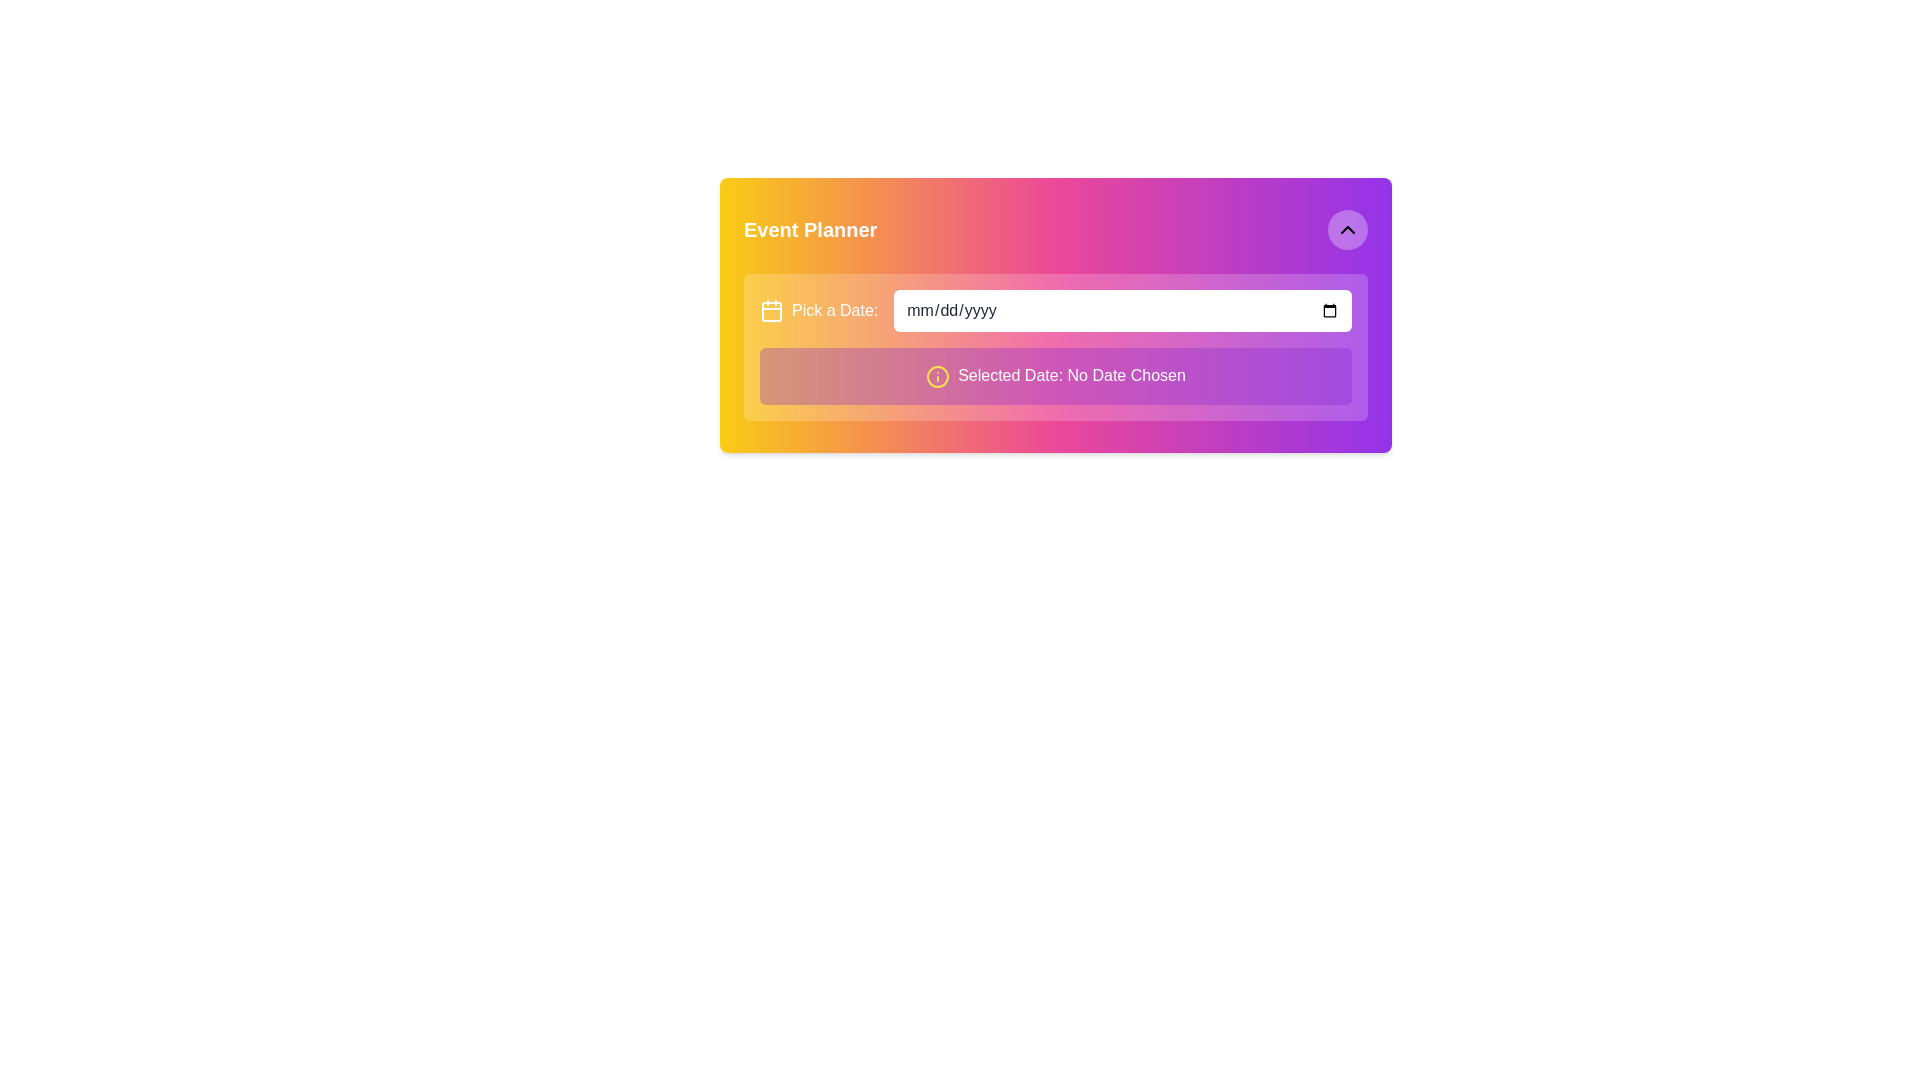 The height and width of the screenshot is (1080, 1920). Describe the element at coordinates (835, 311) in the screenshot. I see `the text label that provides context for the adjacent date-picking input field, located in the upper-left portion of the form layout, next to the calendar icon` at that location.